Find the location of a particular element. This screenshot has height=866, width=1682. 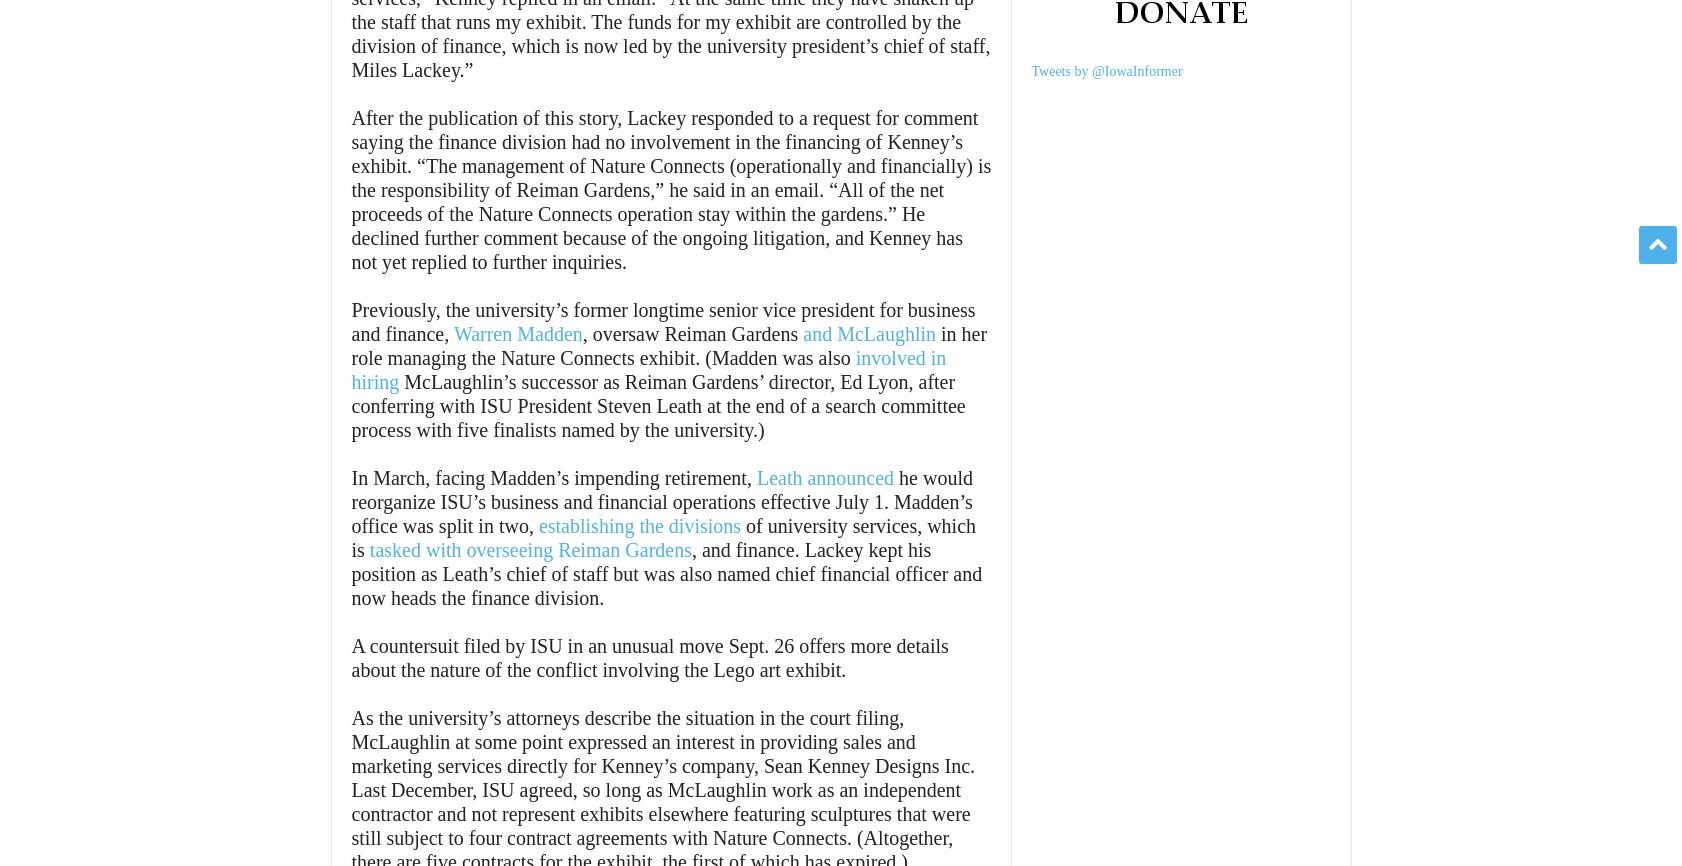

'establishing the divisions' is located at coordinates (538, 526).